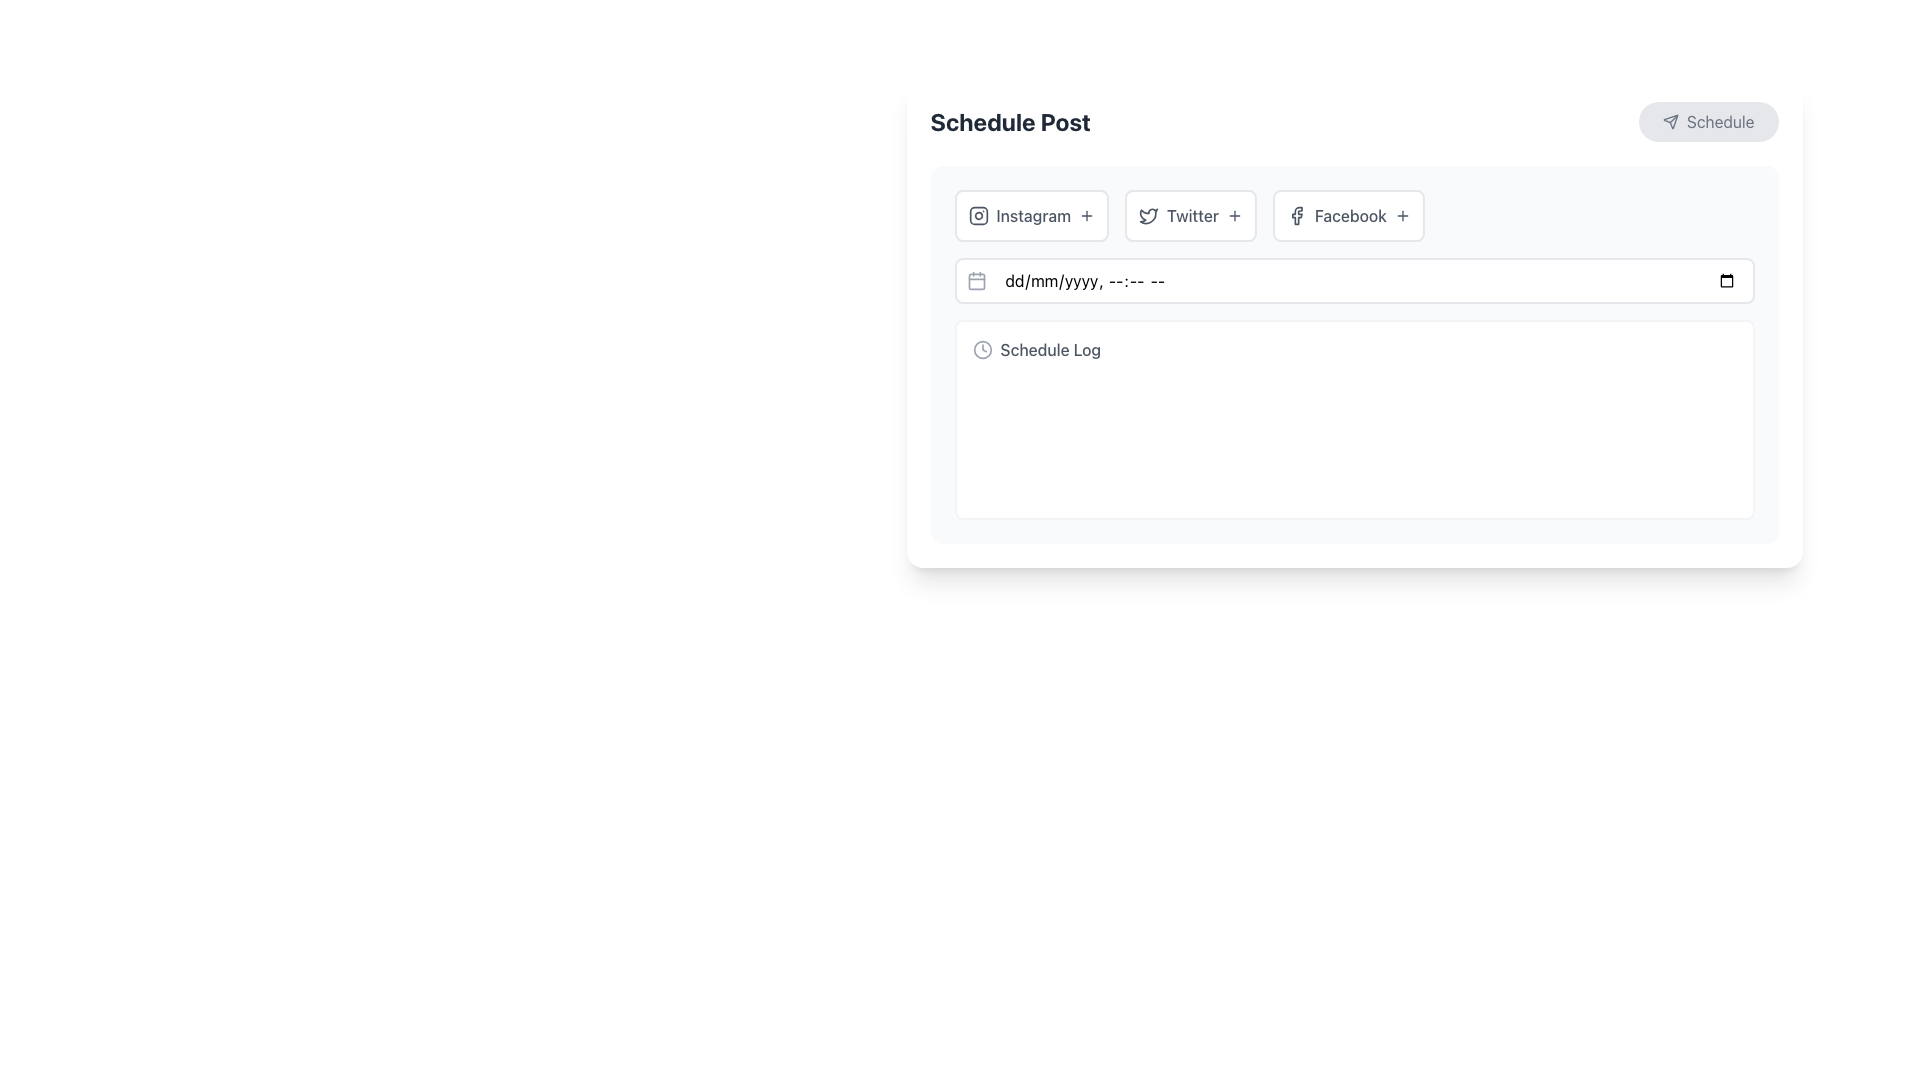 Image resolution: width=1920 pixels, height=1080 pixels. I want to click on central rounded rectangular element that resembles the outline of a square within the Instagram logo, so click(978, 216).